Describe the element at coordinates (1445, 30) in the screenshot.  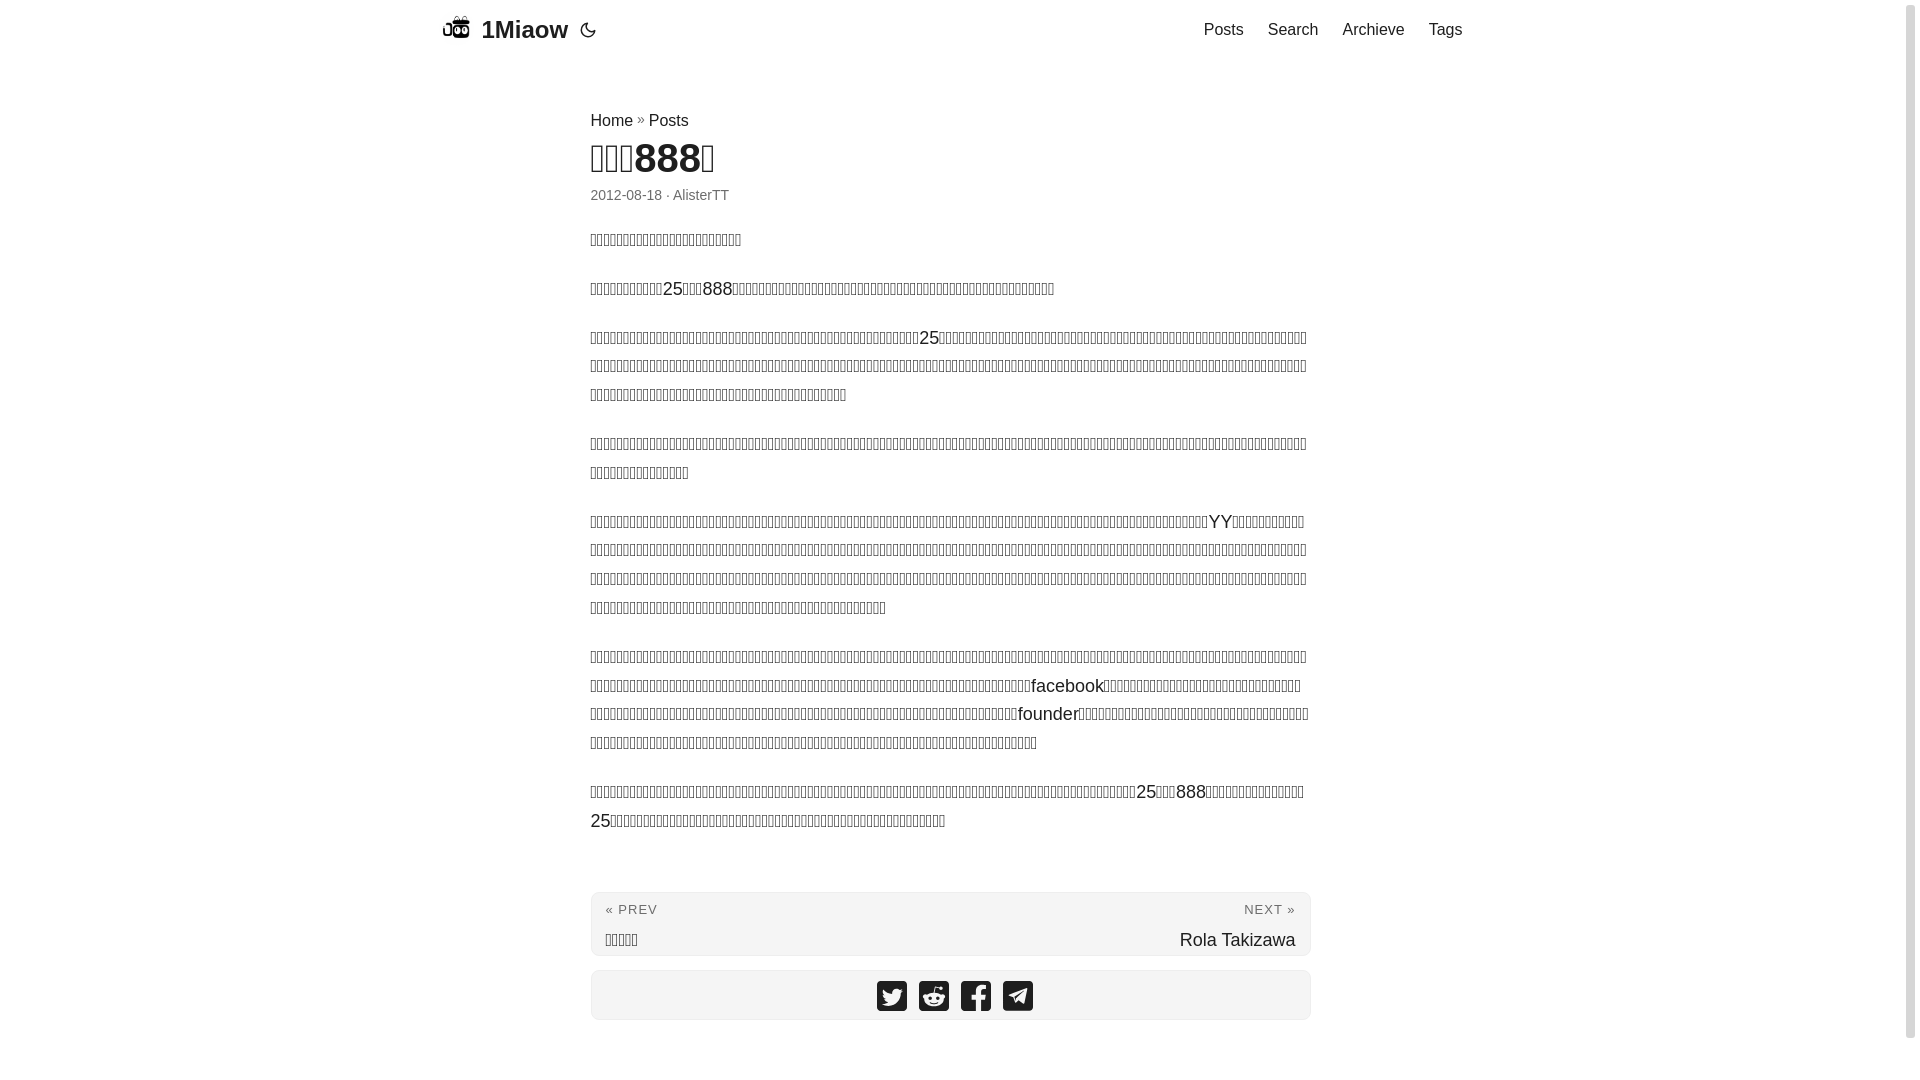
I see `'Tags'` at that location.